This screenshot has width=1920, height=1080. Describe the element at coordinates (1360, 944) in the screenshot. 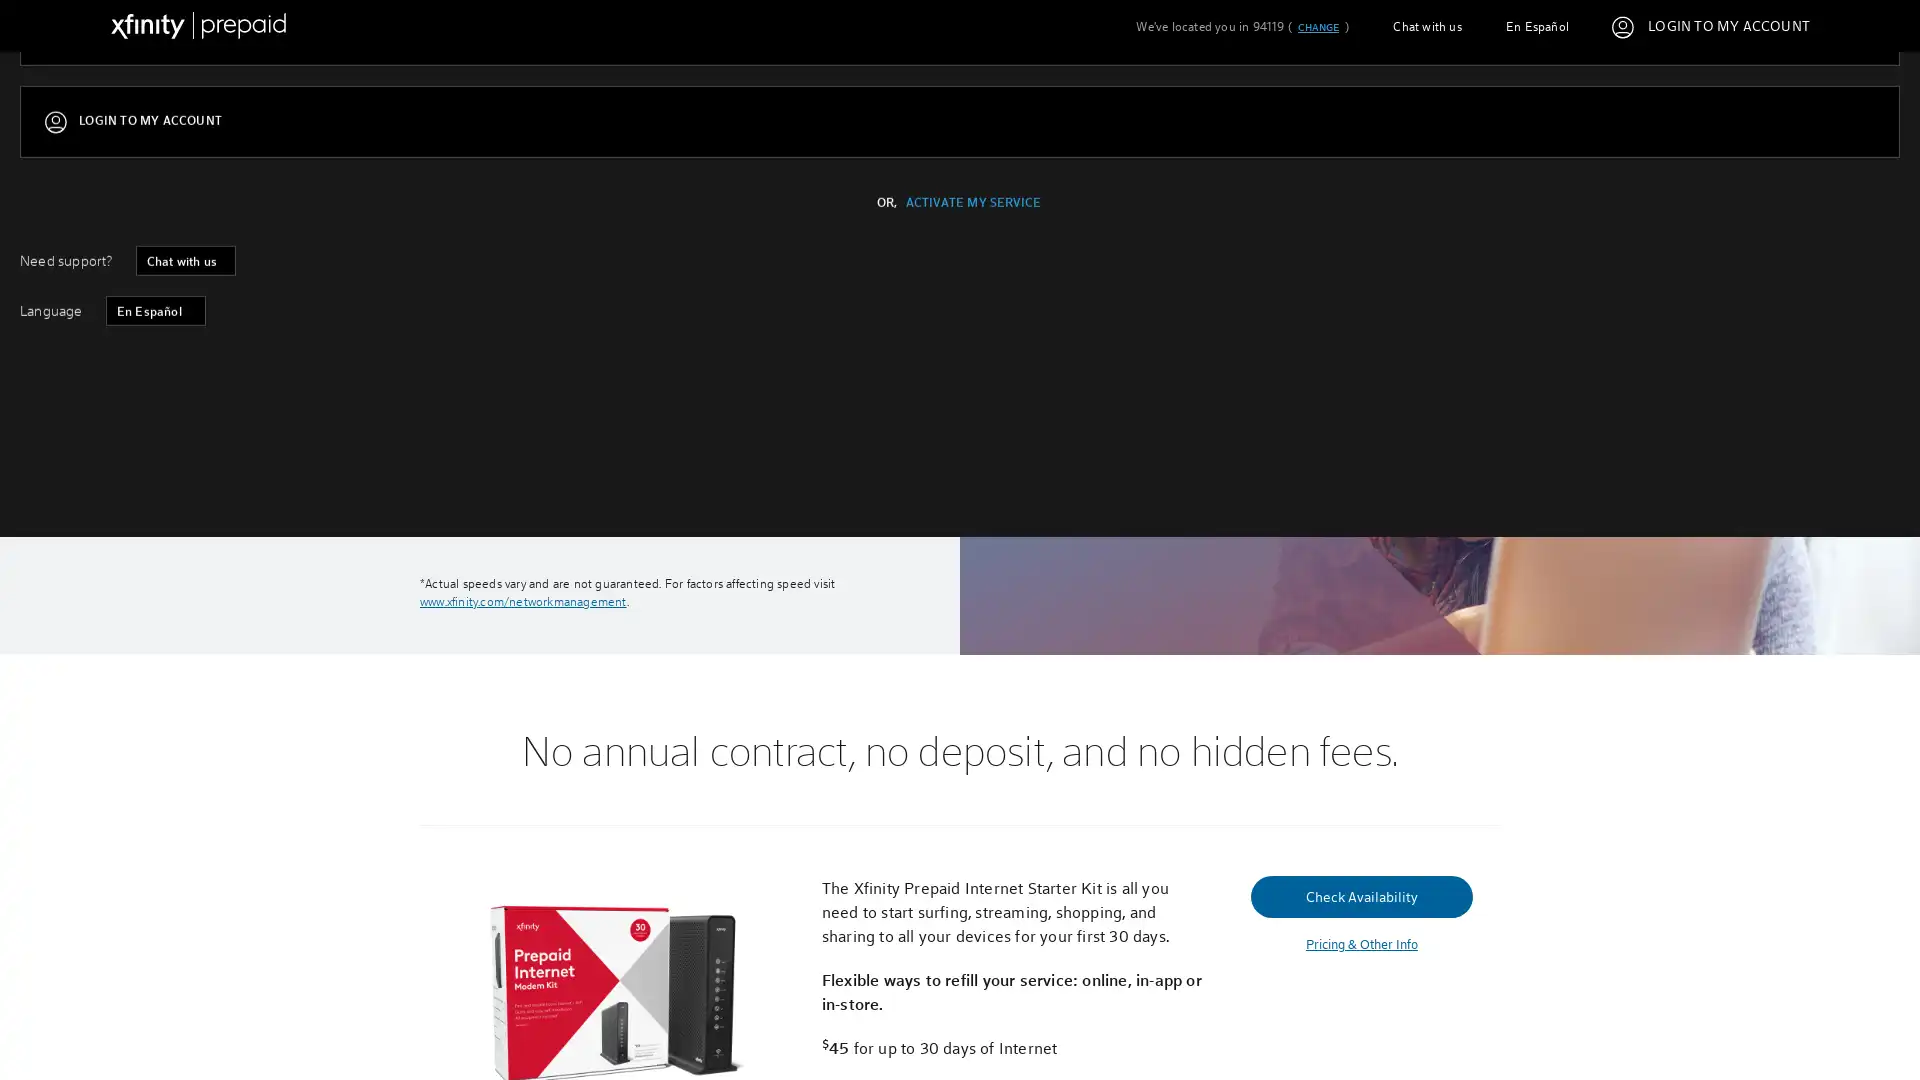

I see `Pricing & Other Info` at that location.